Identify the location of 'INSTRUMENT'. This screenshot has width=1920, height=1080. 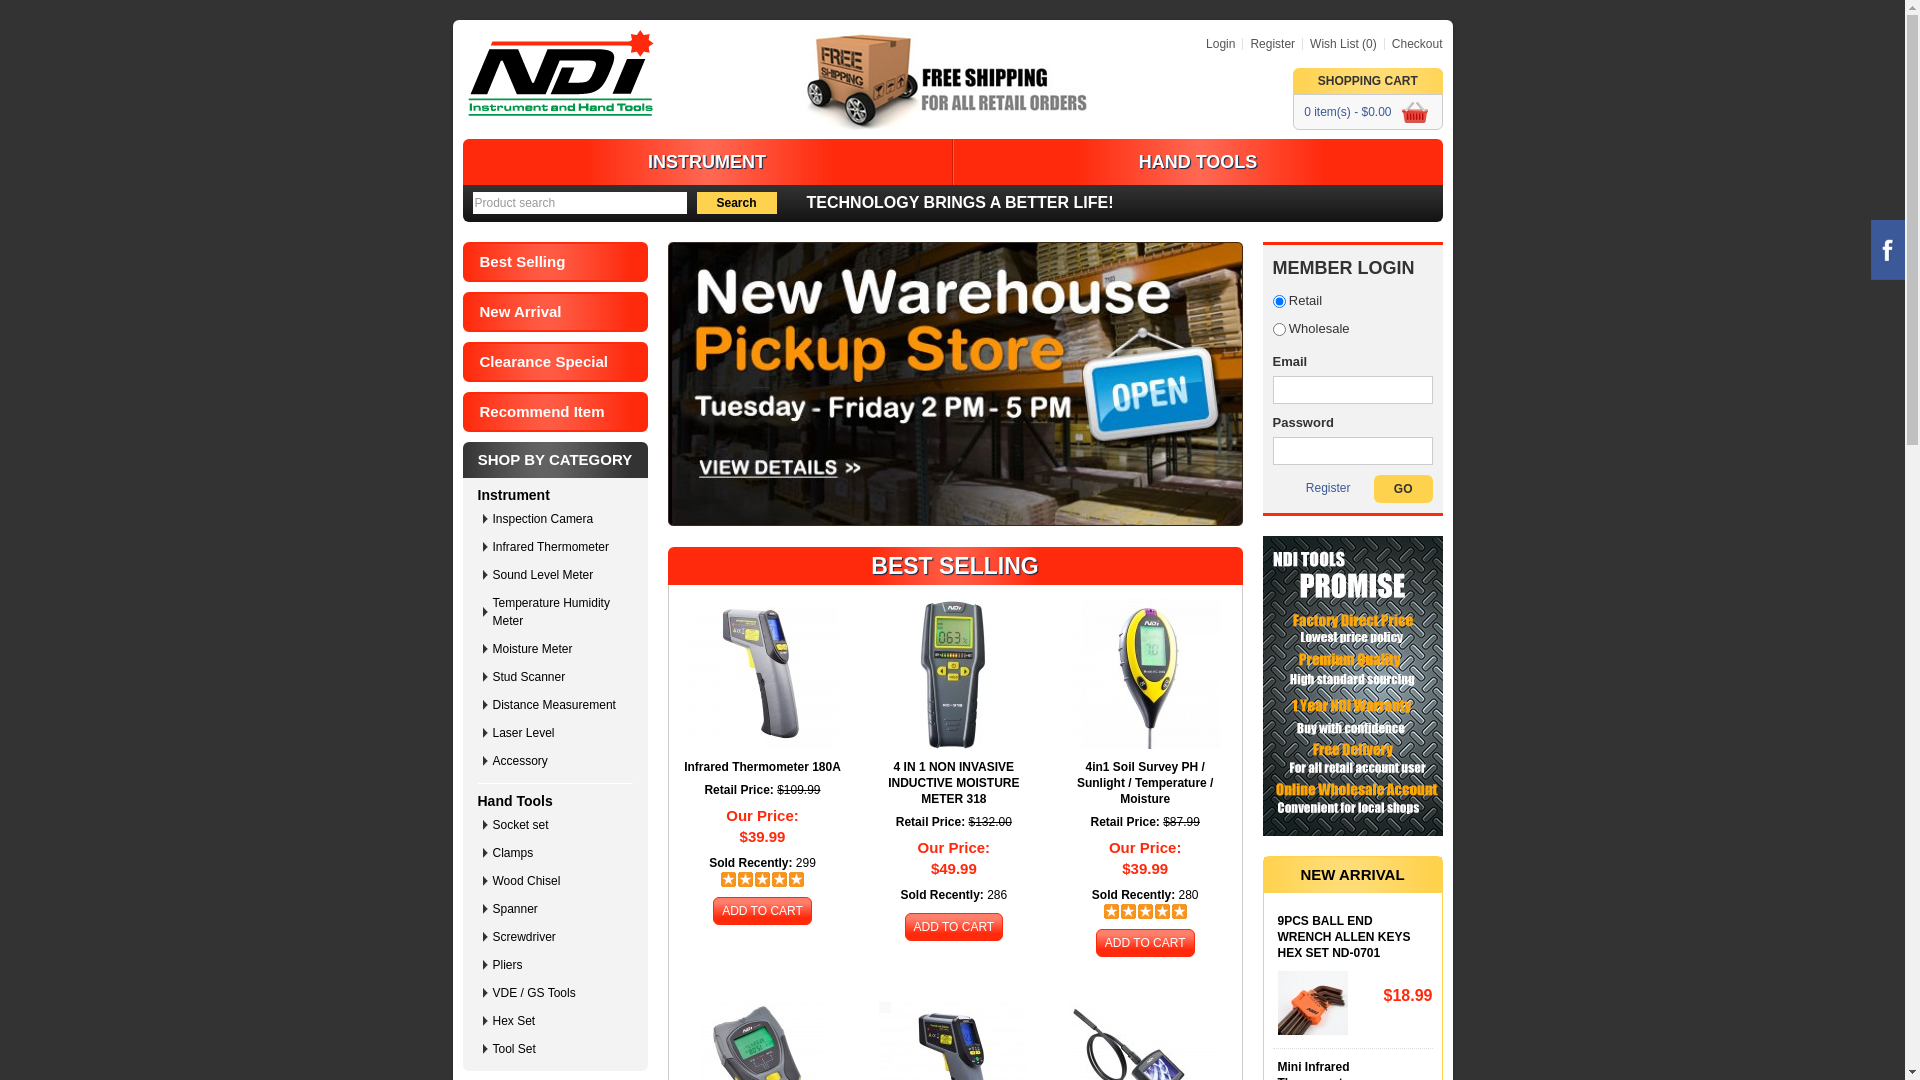
(706, 161).